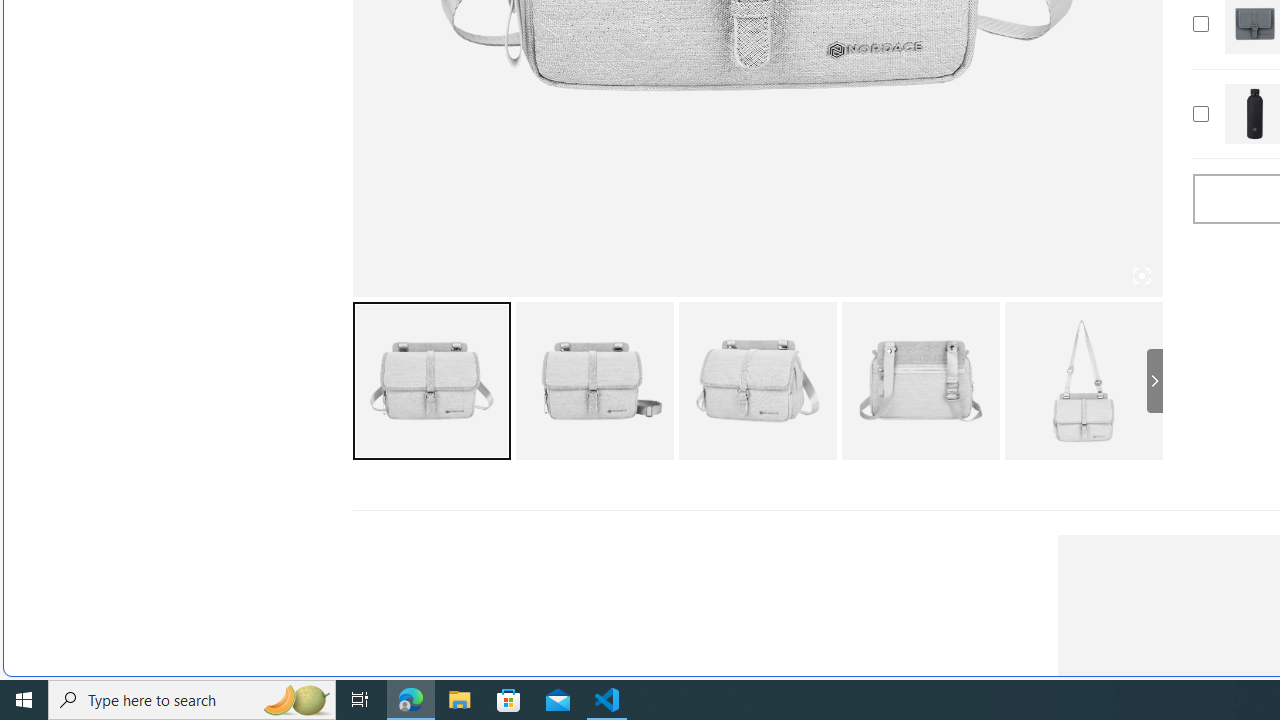 This screenshot has height=720, width=1280. What do you see at coordinates (1141, 276) in the screenshot?
I see `'Class: iconic-woothumbs-fullscreen'` at bounding box center [1141, 276].